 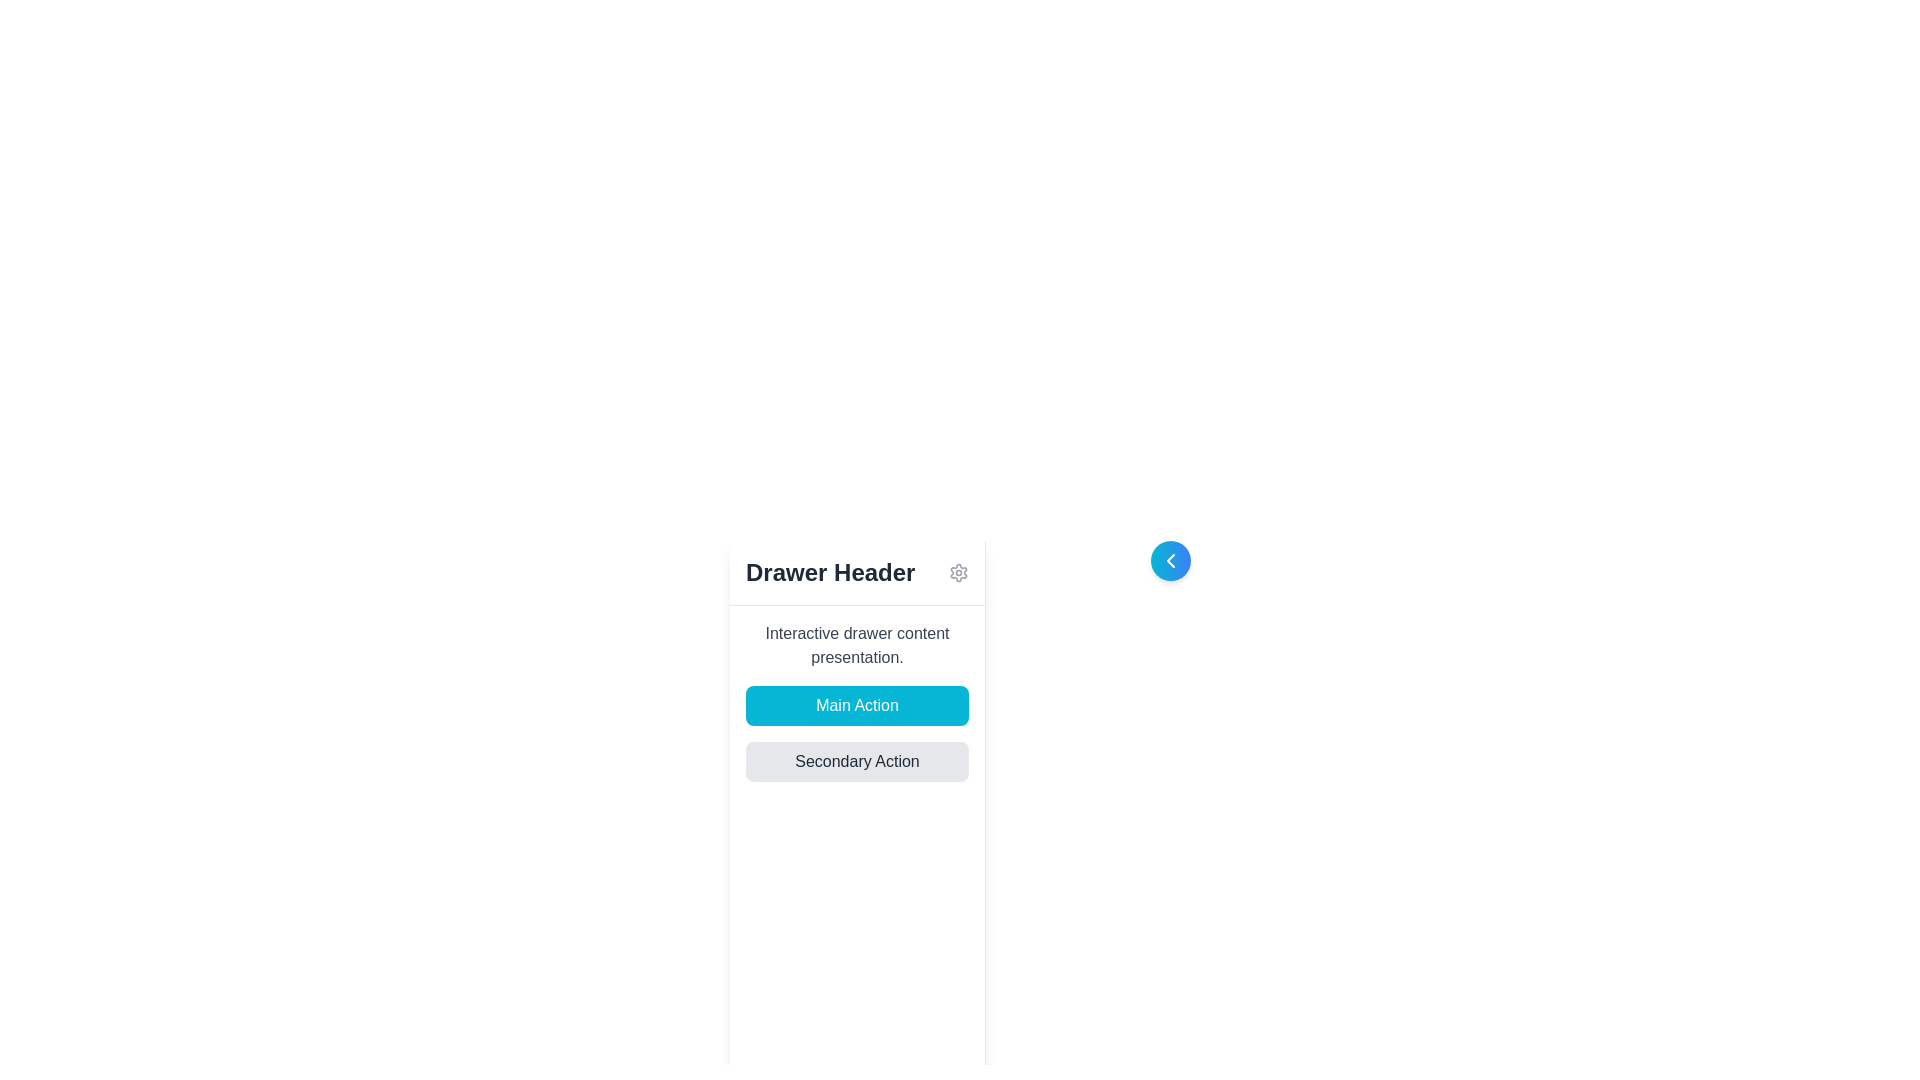 I want to click on the horizontally elongated rectangular button labeled 'Secondary Action', so click(x=857, y=762).